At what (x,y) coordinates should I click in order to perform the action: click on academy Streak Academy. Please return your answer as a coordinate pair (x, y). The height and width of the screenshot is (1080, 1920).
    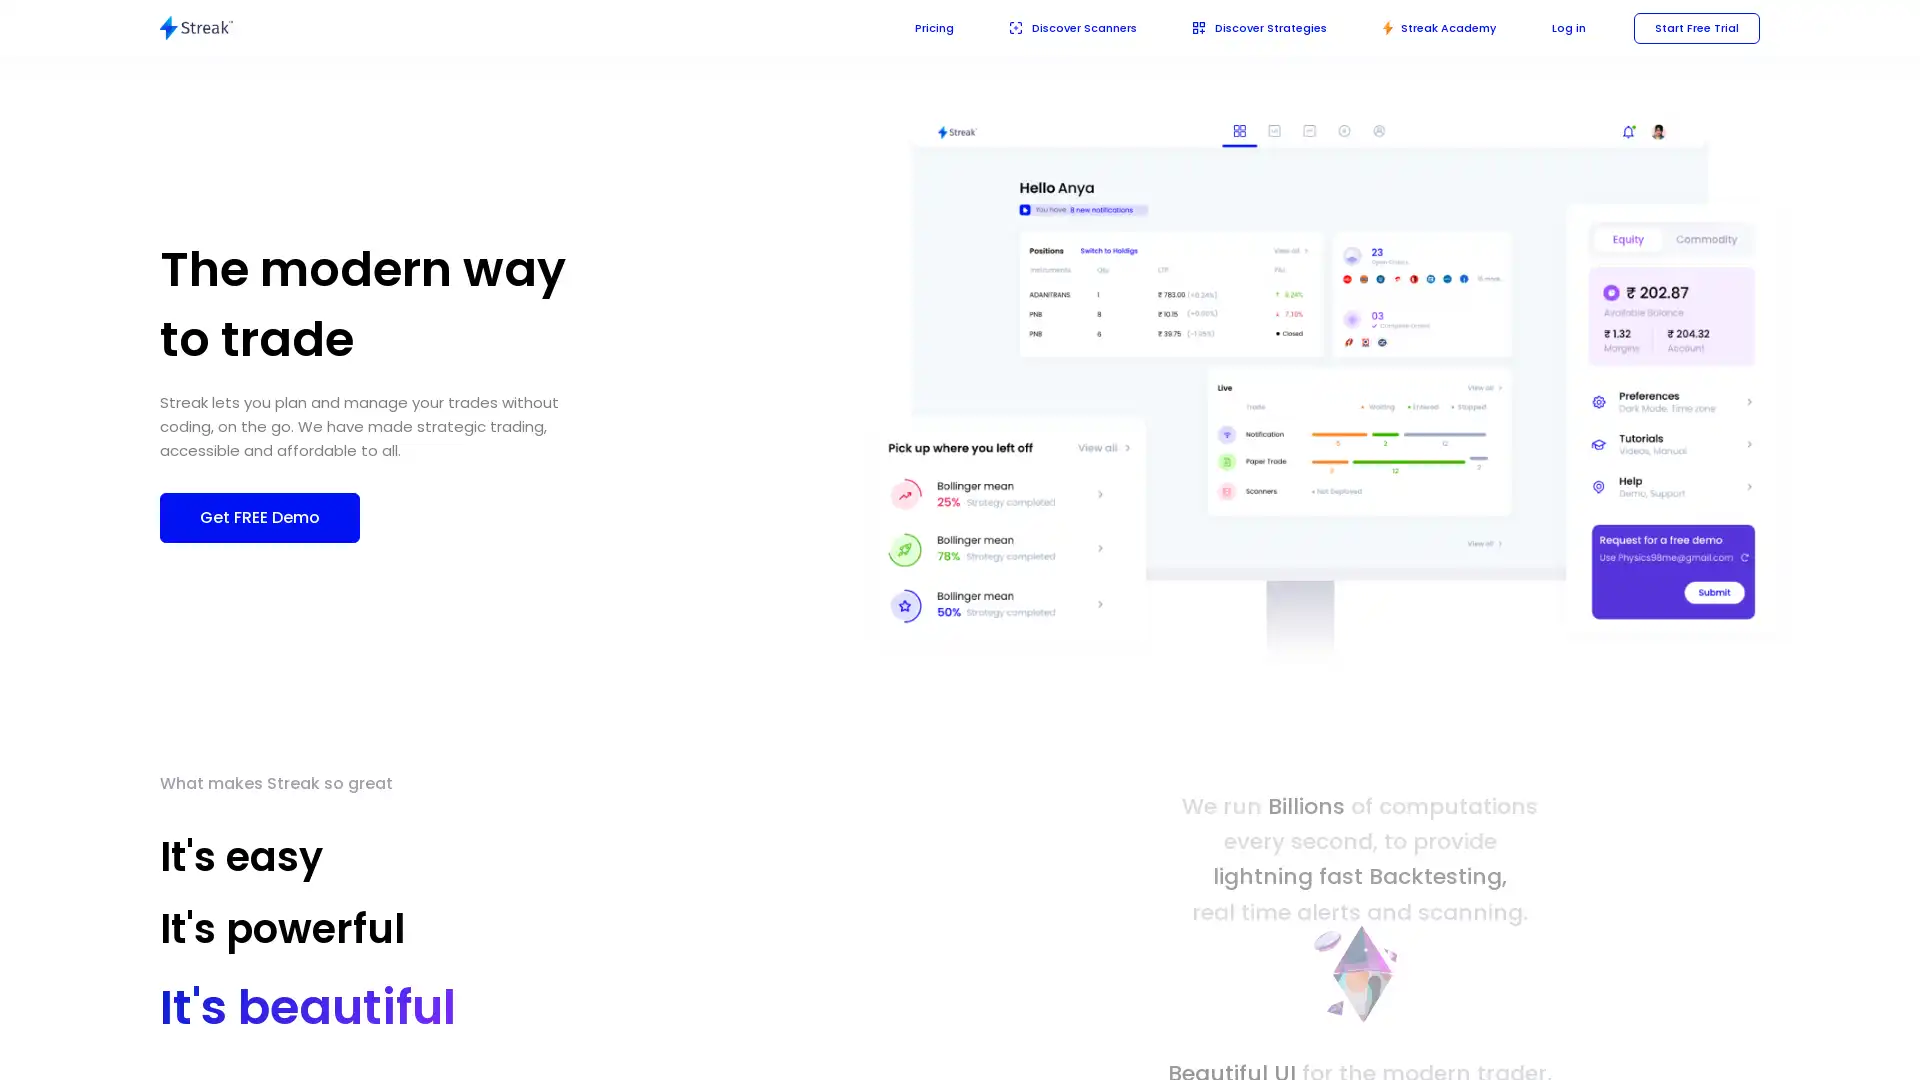
    Looking at the image, I should click on (1429, 27).